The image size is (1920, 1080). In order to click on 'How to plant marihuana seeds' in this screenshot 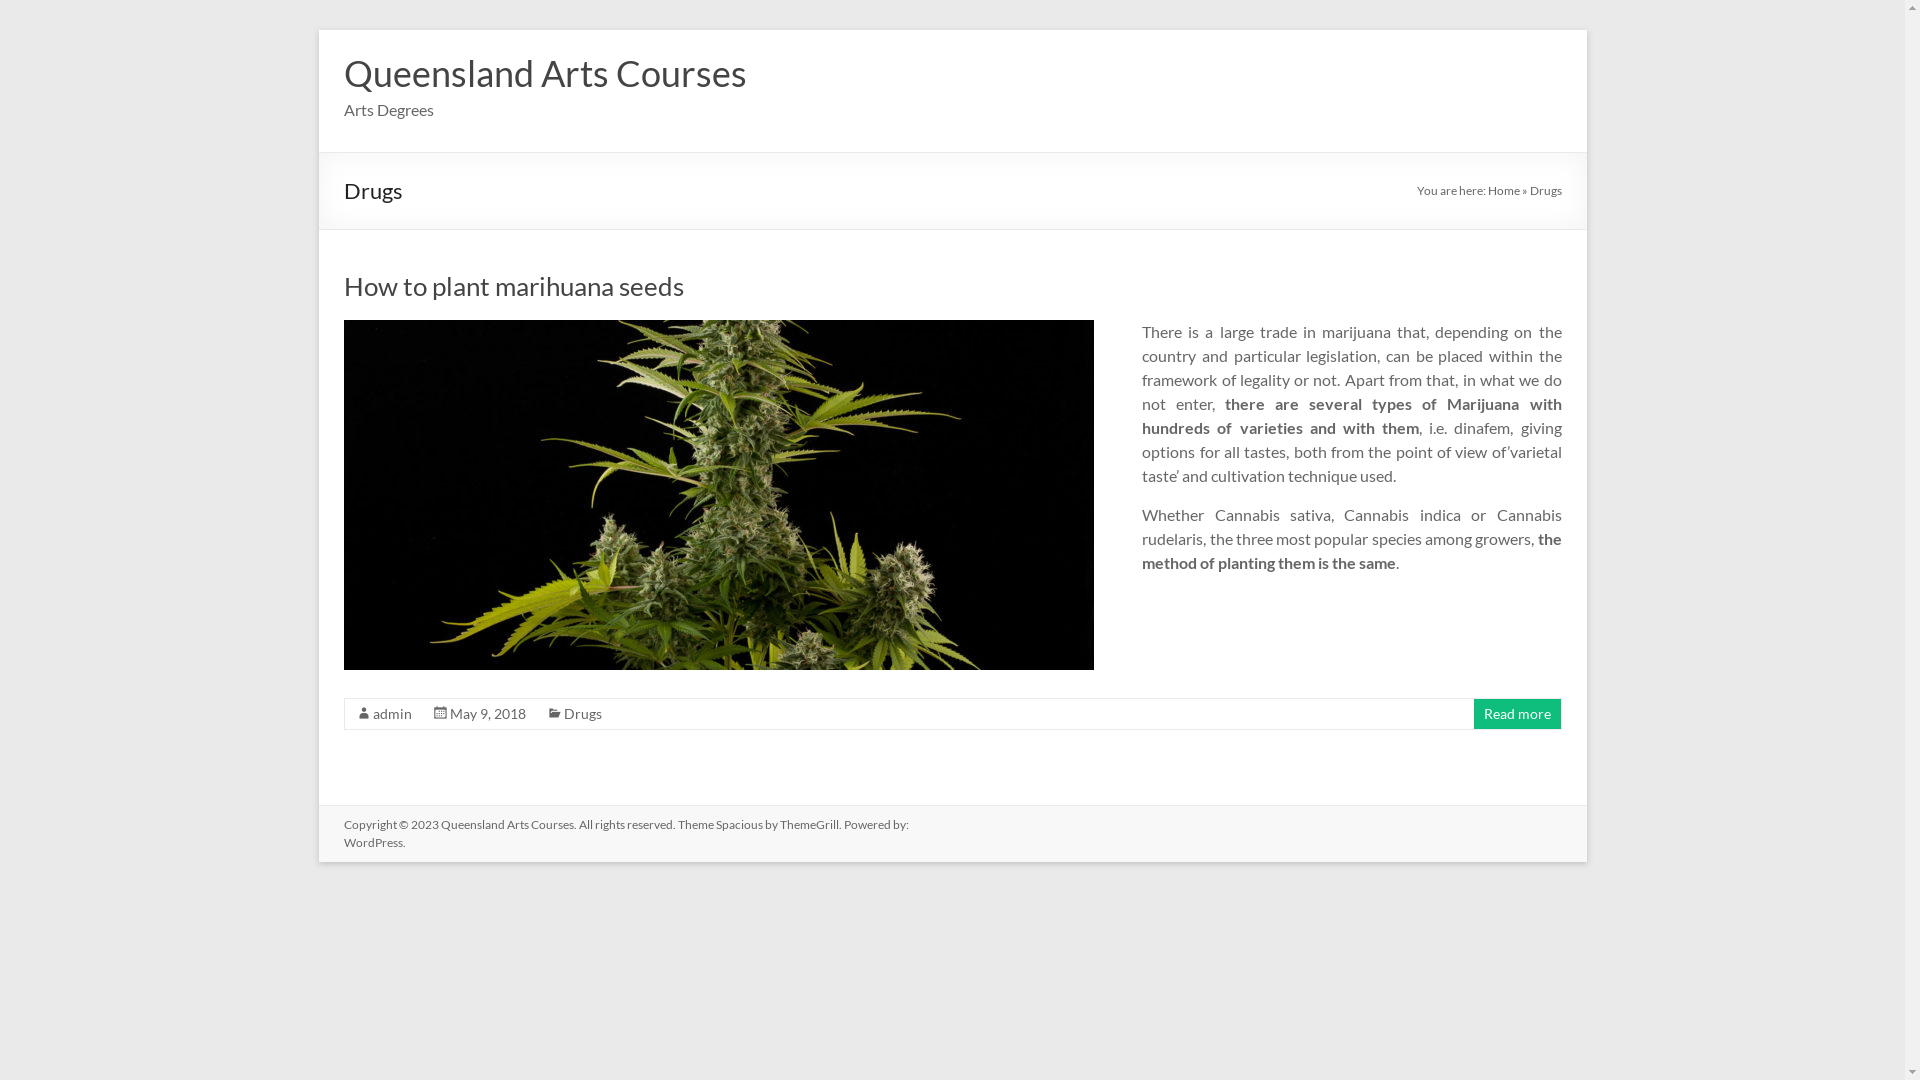, I will do `click(513, 285)`.